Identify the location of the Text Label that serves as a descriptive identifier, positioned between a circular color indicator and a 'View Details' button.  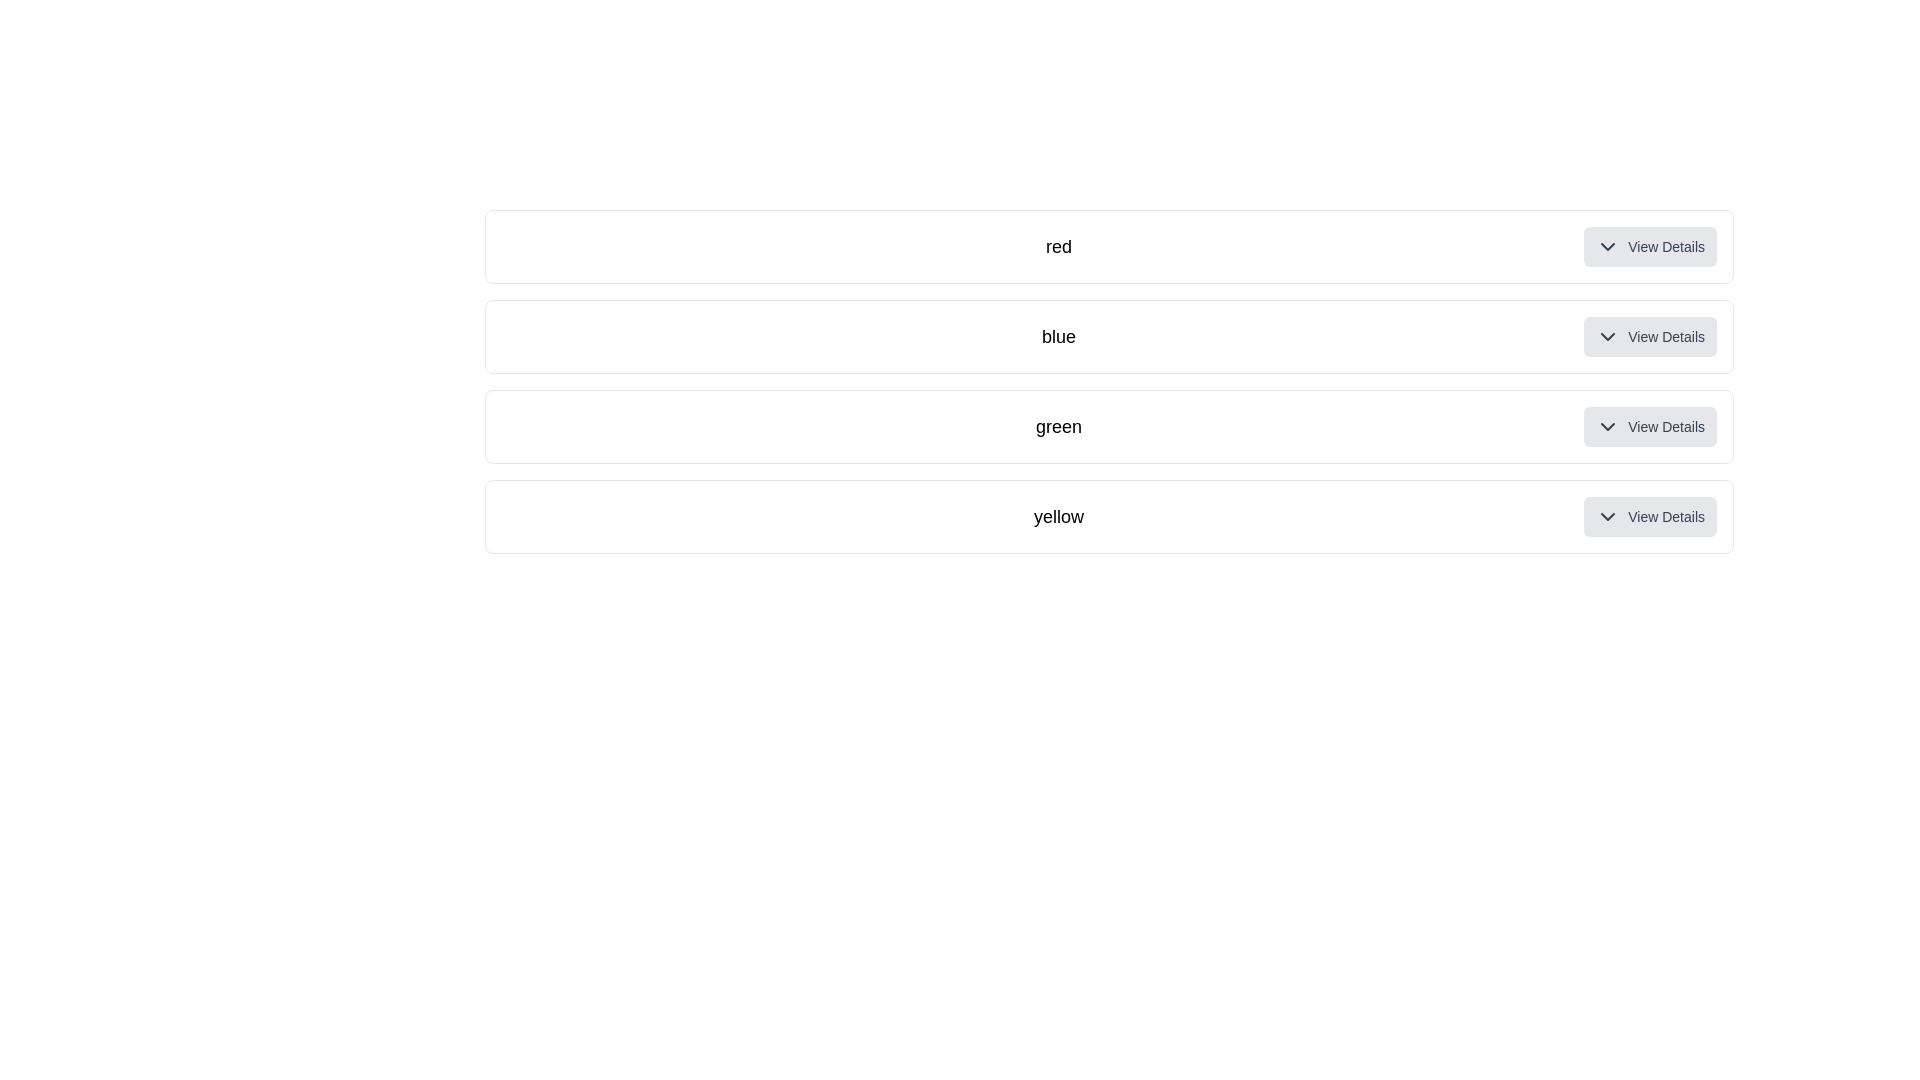
(1058, 335).